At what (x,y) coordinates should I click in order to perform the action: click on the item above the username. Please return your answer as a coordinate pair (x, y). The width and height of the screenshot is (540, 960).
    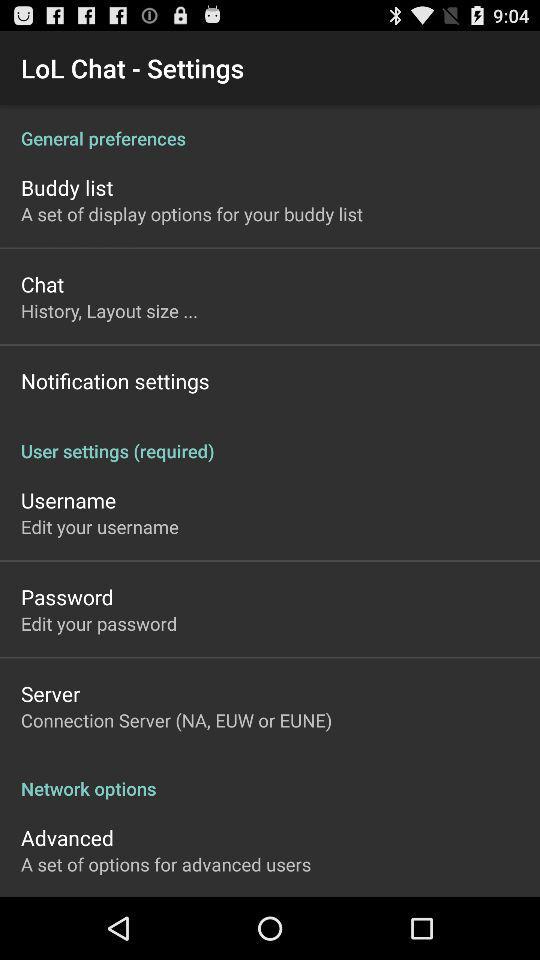
    Looking at the image, I should click on (270, 440).